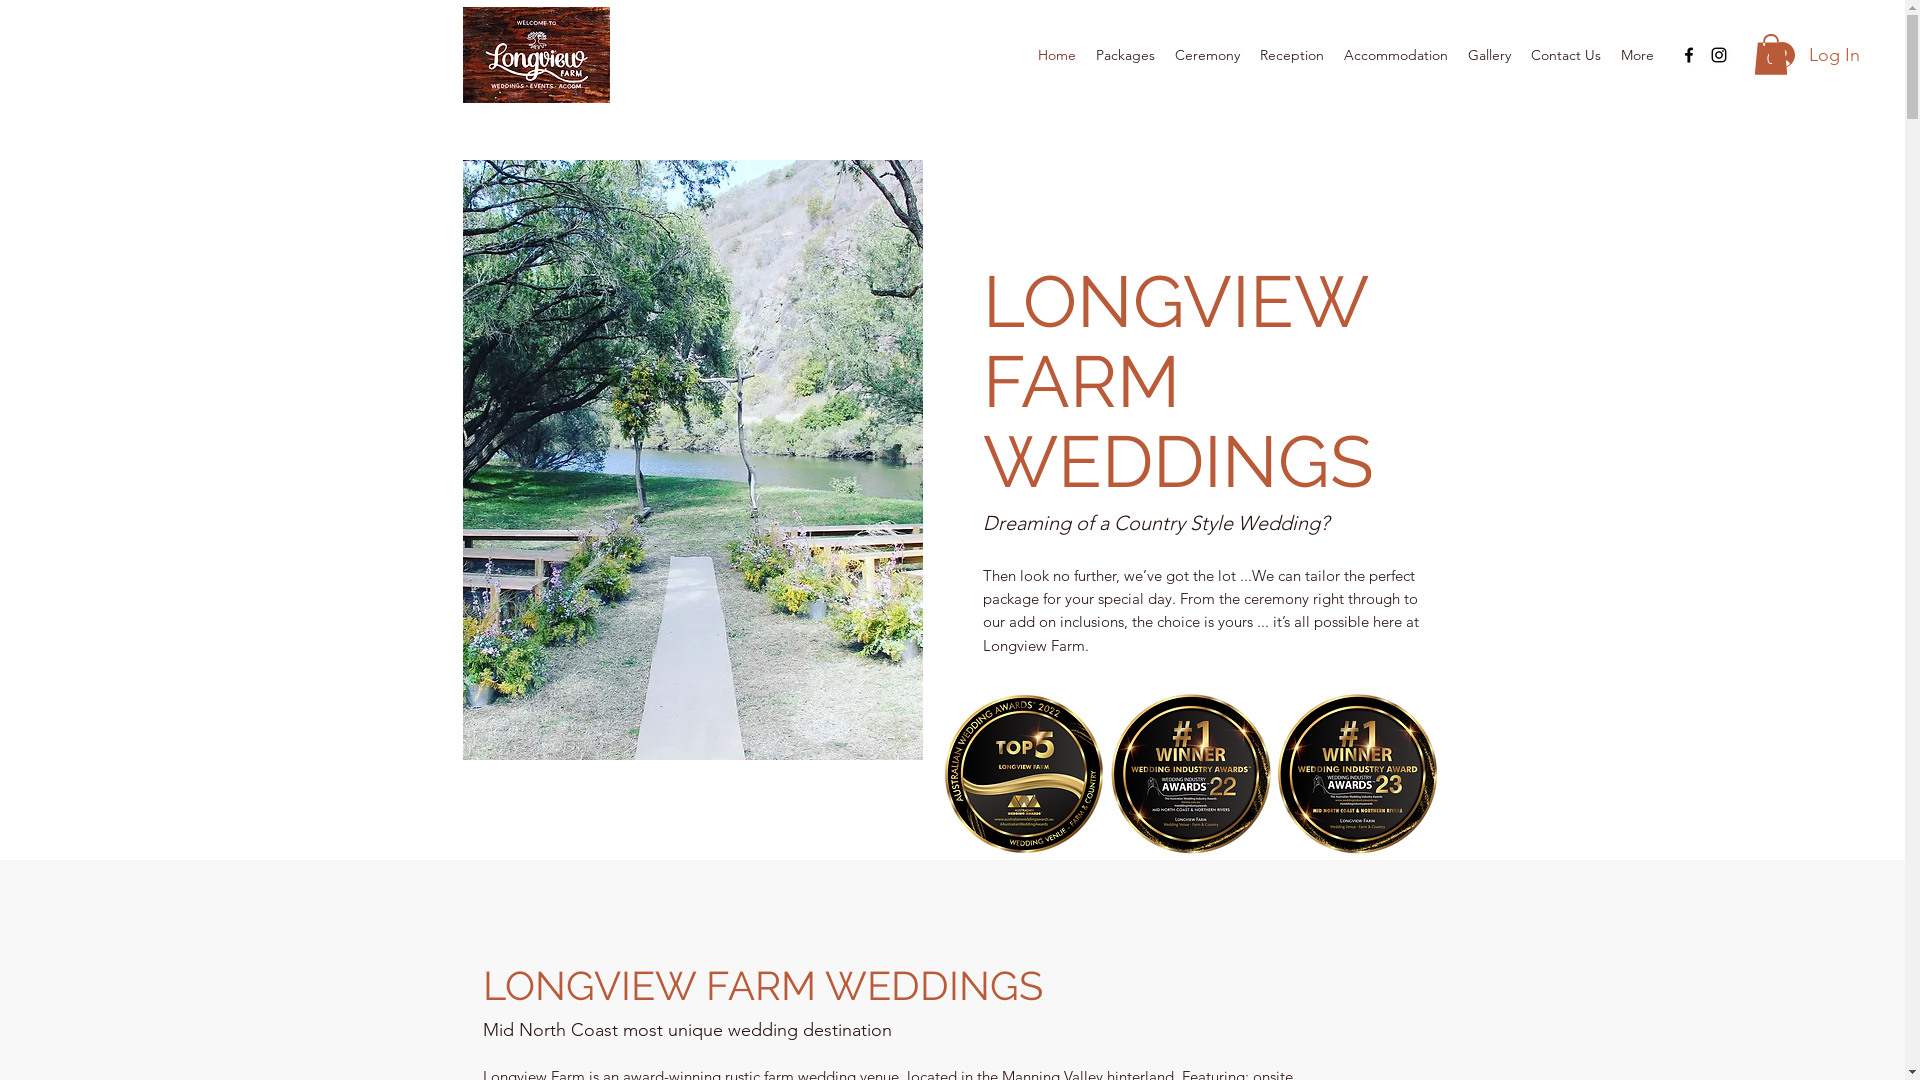 Image resolution: width=1920 pixels, height=1080 pixels. Describe the element at coordinates (1771, 53) in the screenshot. I see `'0'` at that location.